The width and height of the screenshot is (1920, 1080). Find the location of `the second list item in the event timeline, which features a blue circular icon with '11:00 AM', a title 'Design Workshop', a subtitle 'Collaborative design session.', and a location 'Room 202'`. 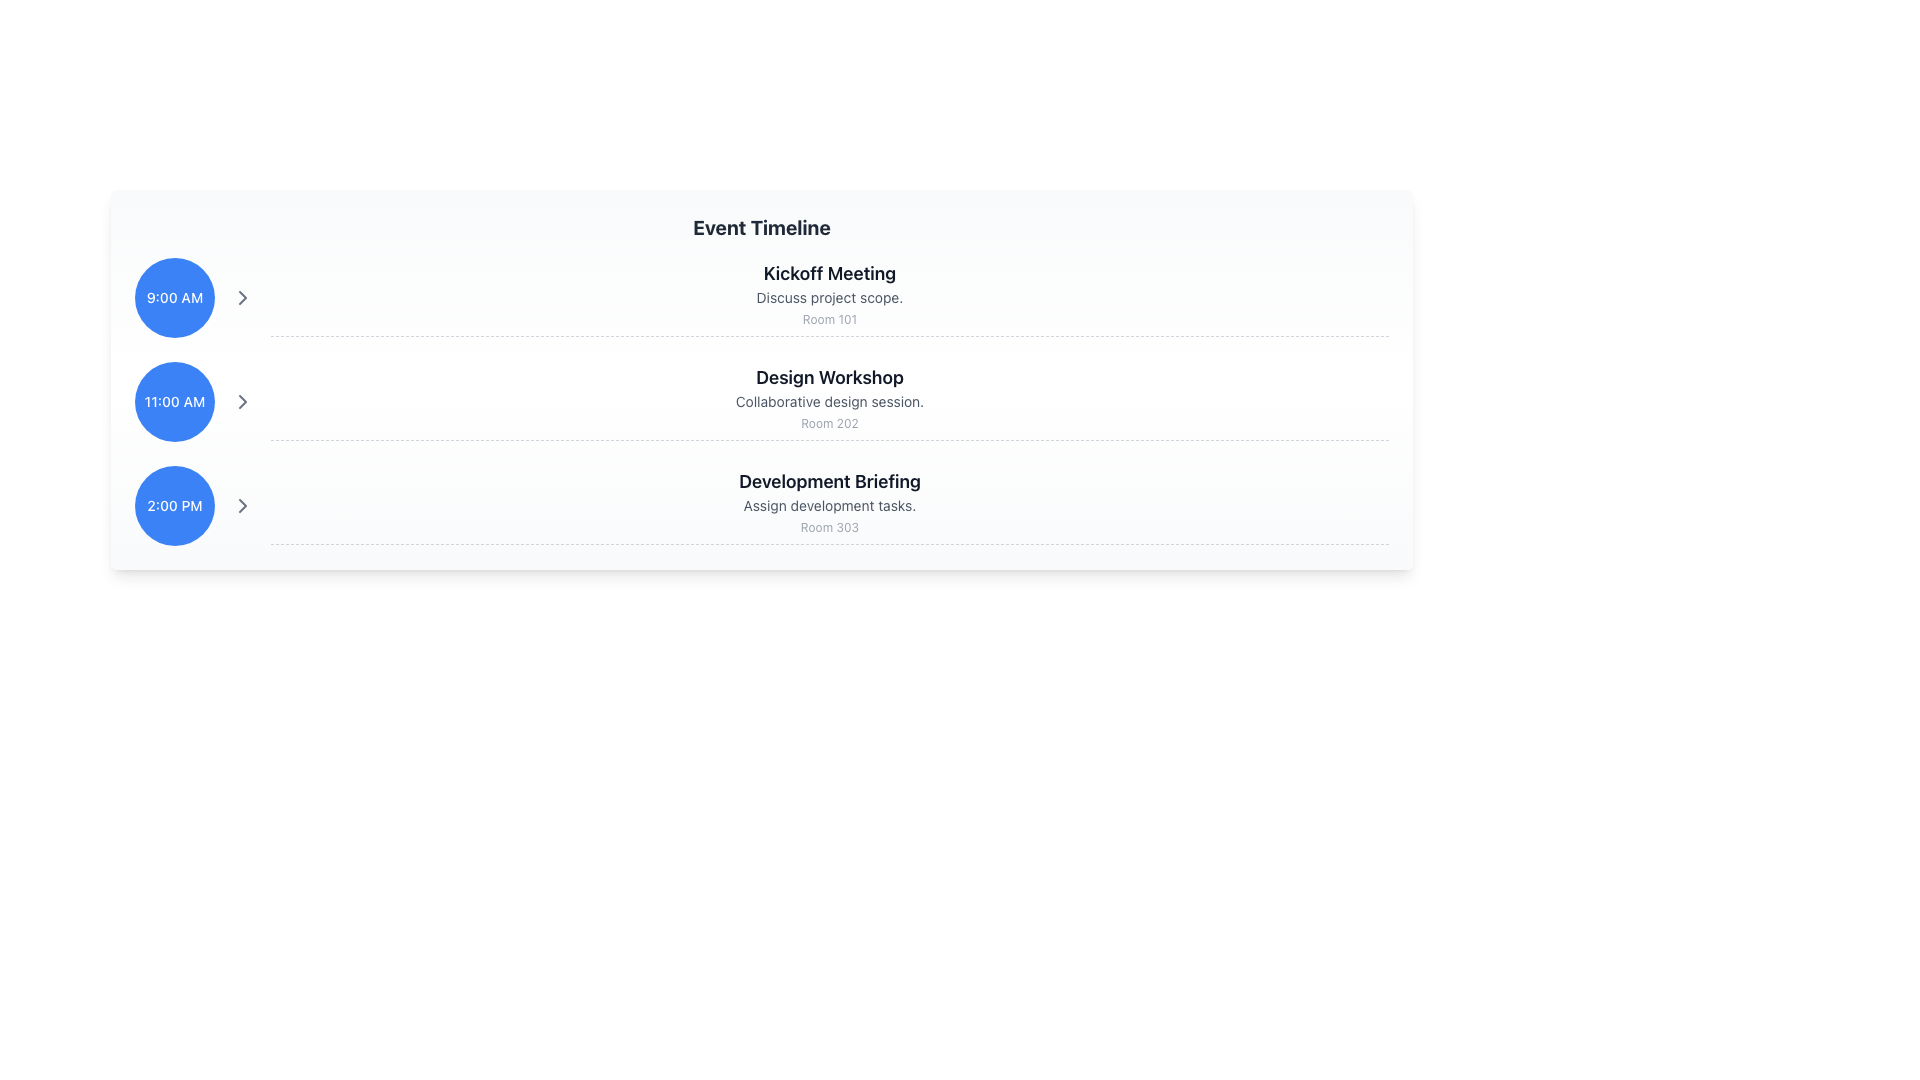

the second list item in the event timeline, which features a blue circular icon with '11:00 AM', a title 'Design Workshop', a subtitle 'Collaborative design session.', and a location 'Room 202' is located at coordinates (761, 401).